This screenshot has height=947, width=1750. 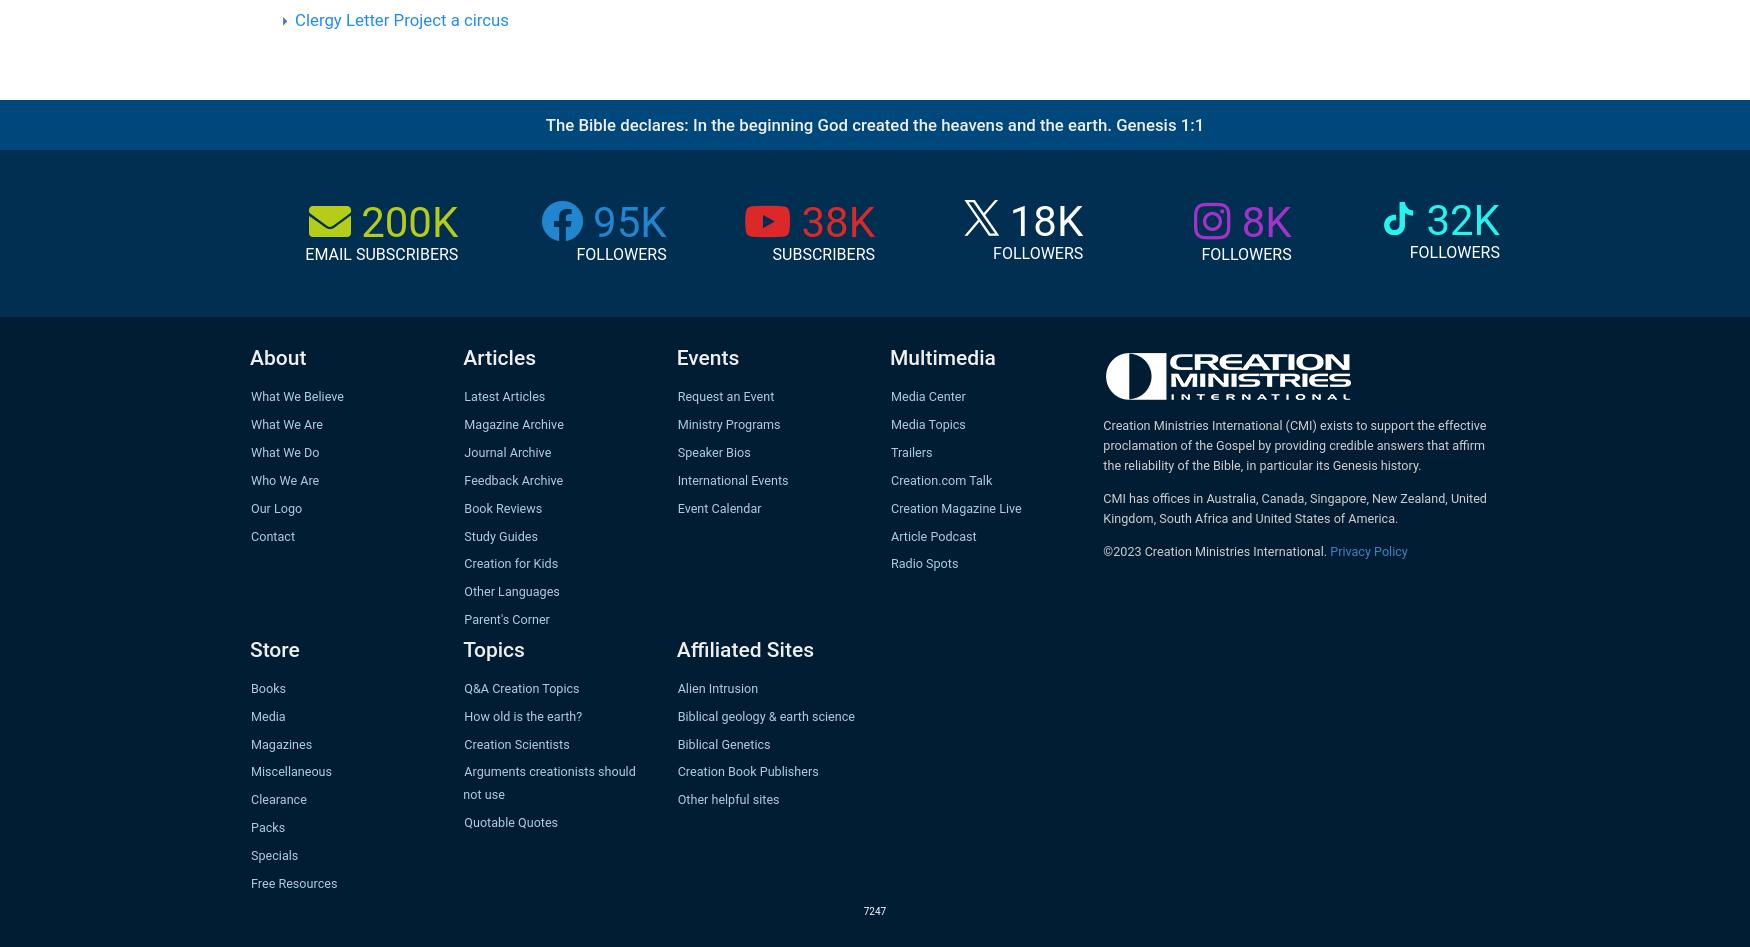 What do you see at coordinates (400, 109) in the screenshot?
I see `'page.'` at bounding box center [400, 109].